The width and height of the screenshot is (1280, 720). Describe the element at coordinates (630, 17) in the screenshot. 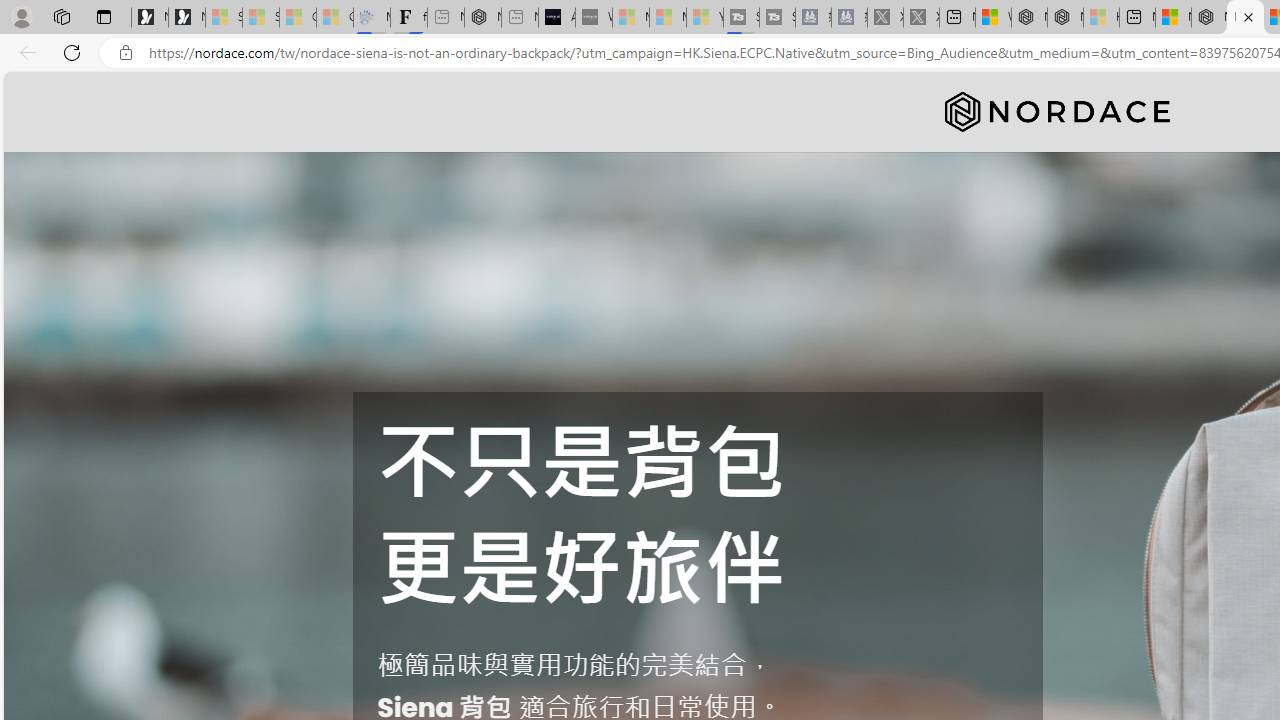

I see `'Microsoft Start Sports - Sleeping'` at that location.